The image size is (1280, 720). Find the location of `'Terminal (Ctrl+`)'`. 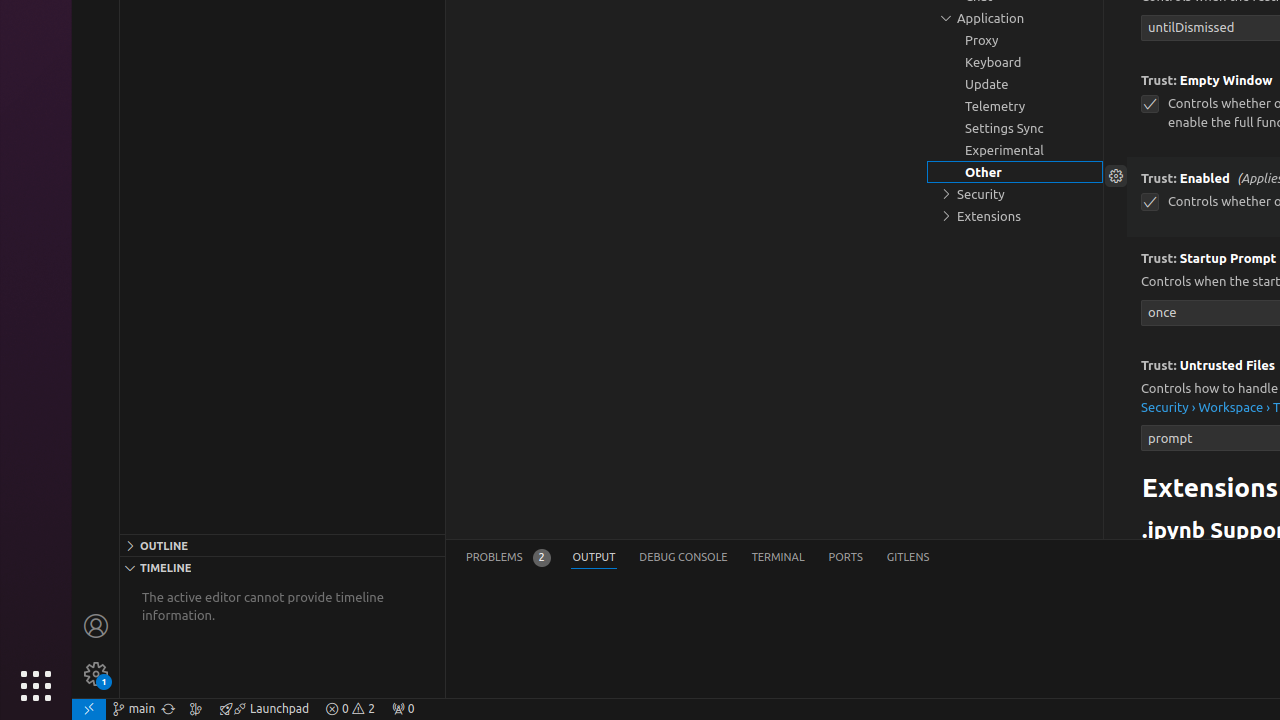

'Terminal (Ctrl+`)' is located at coordinates (776, 557).